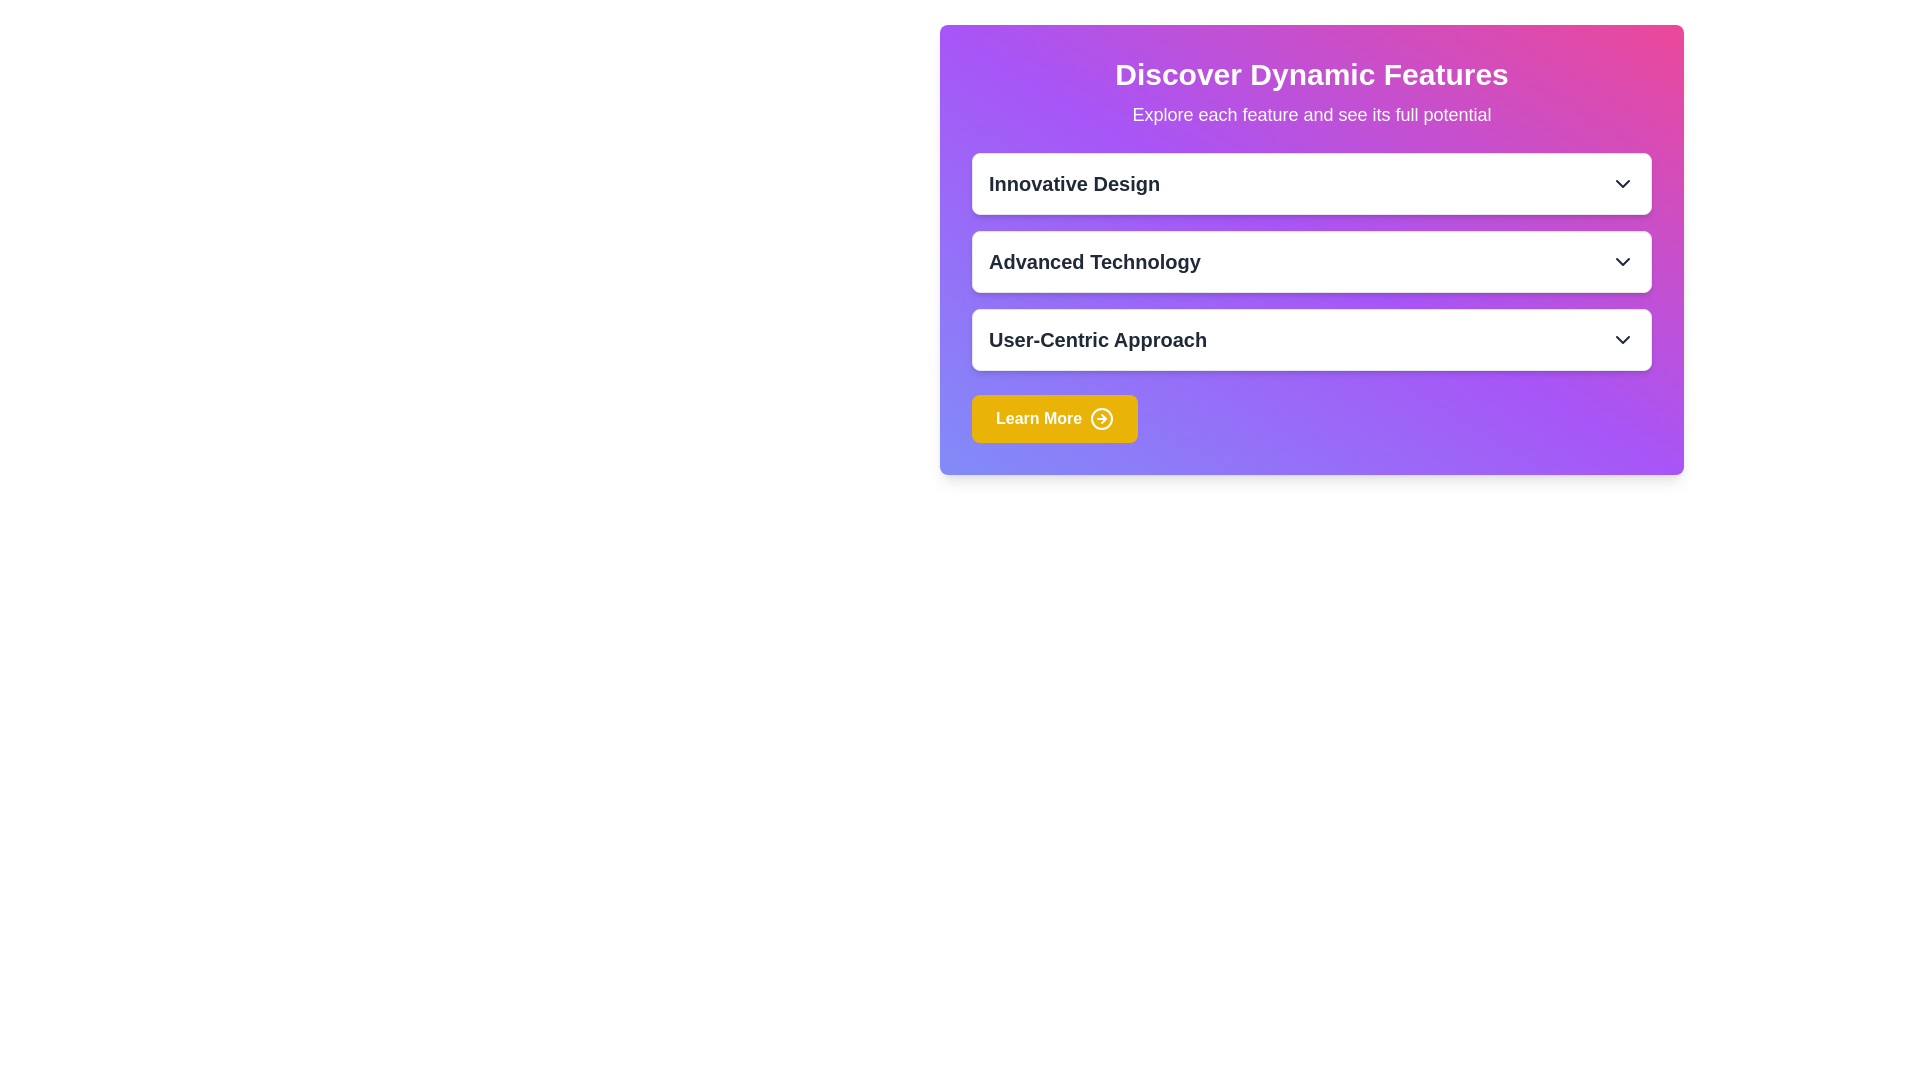 The height and width of the screenshot is (1080, 1920). I want to click on the text label that says 'Explore each feature and see its full potential', which is styled with a large font size and is positioned below the title 'Discover Dynamic Features' in a colorful gradient background, so click(1311, 115).